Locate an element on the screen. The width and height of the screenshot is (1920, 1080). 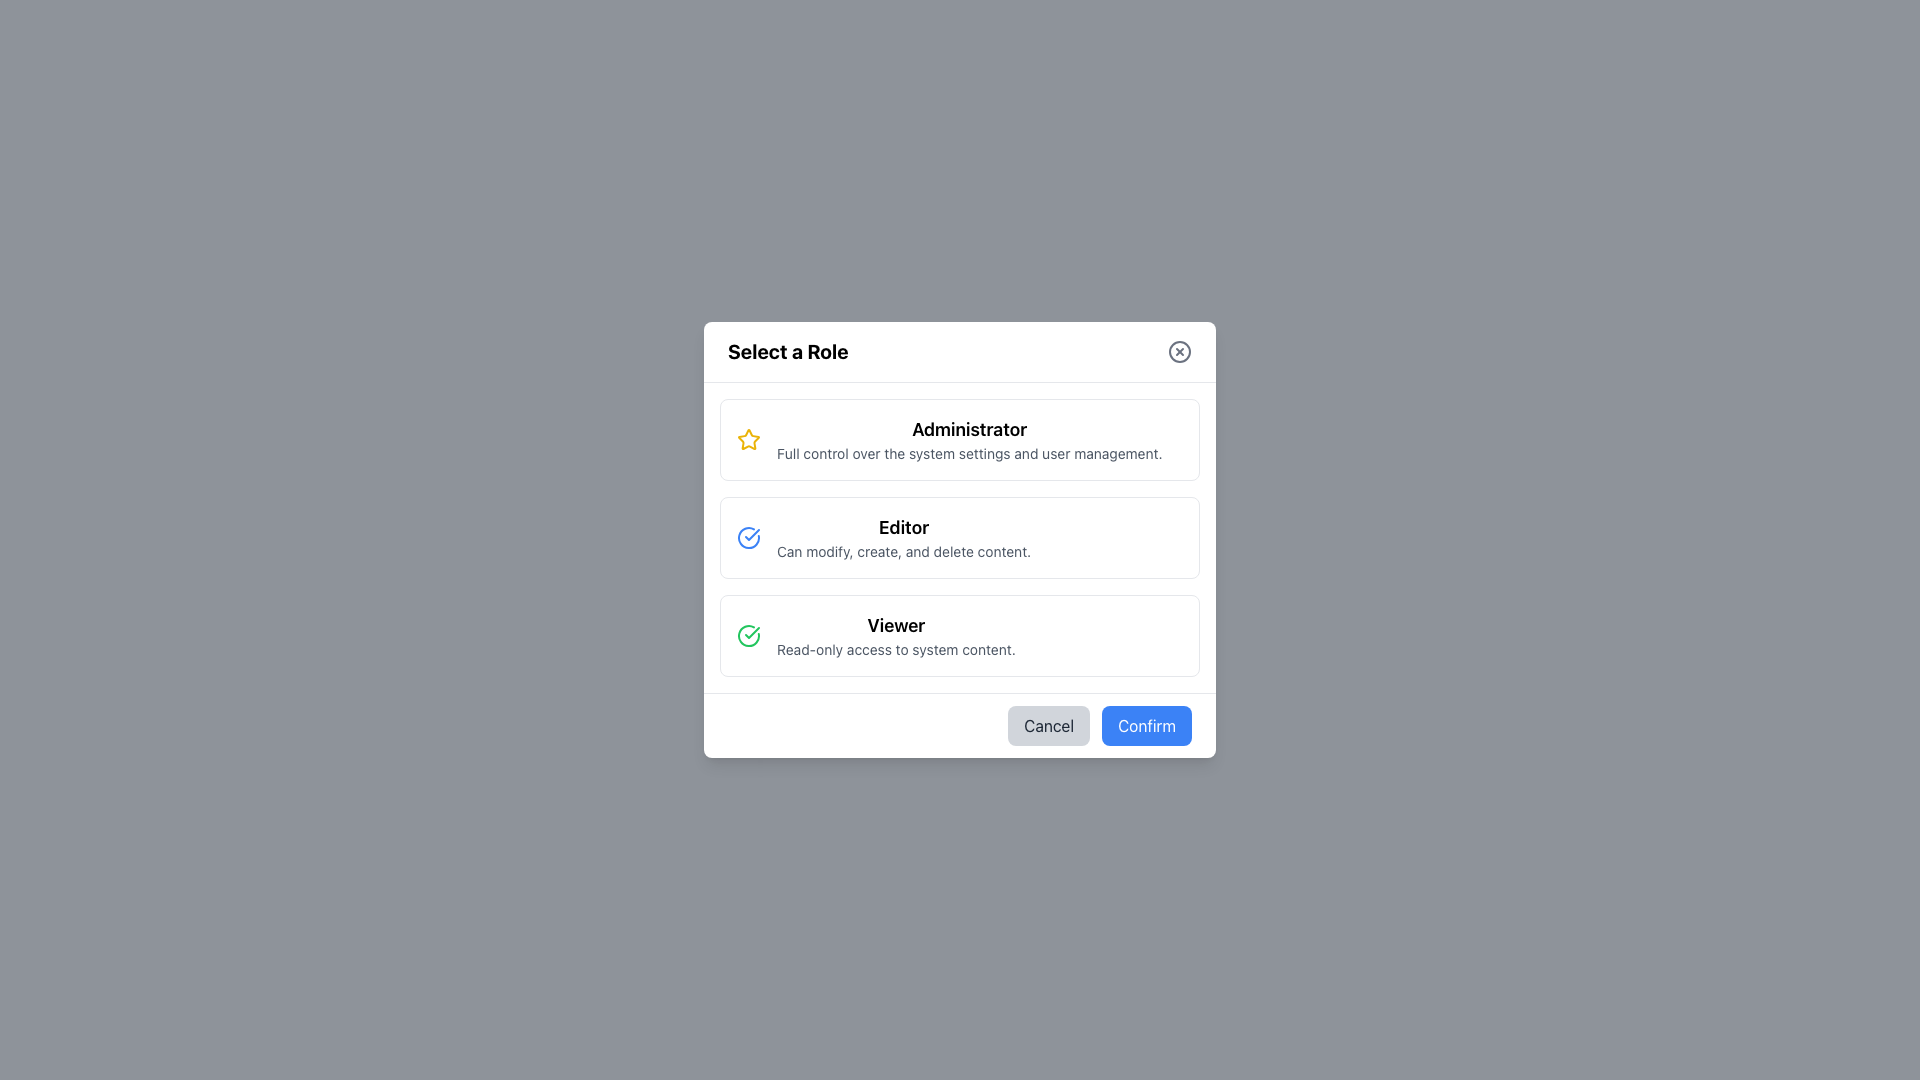
the 'Editor' selectable card element, which is the second card in a vertical list of three options within a centered modal dialog box is located at coordinates (960, 540).